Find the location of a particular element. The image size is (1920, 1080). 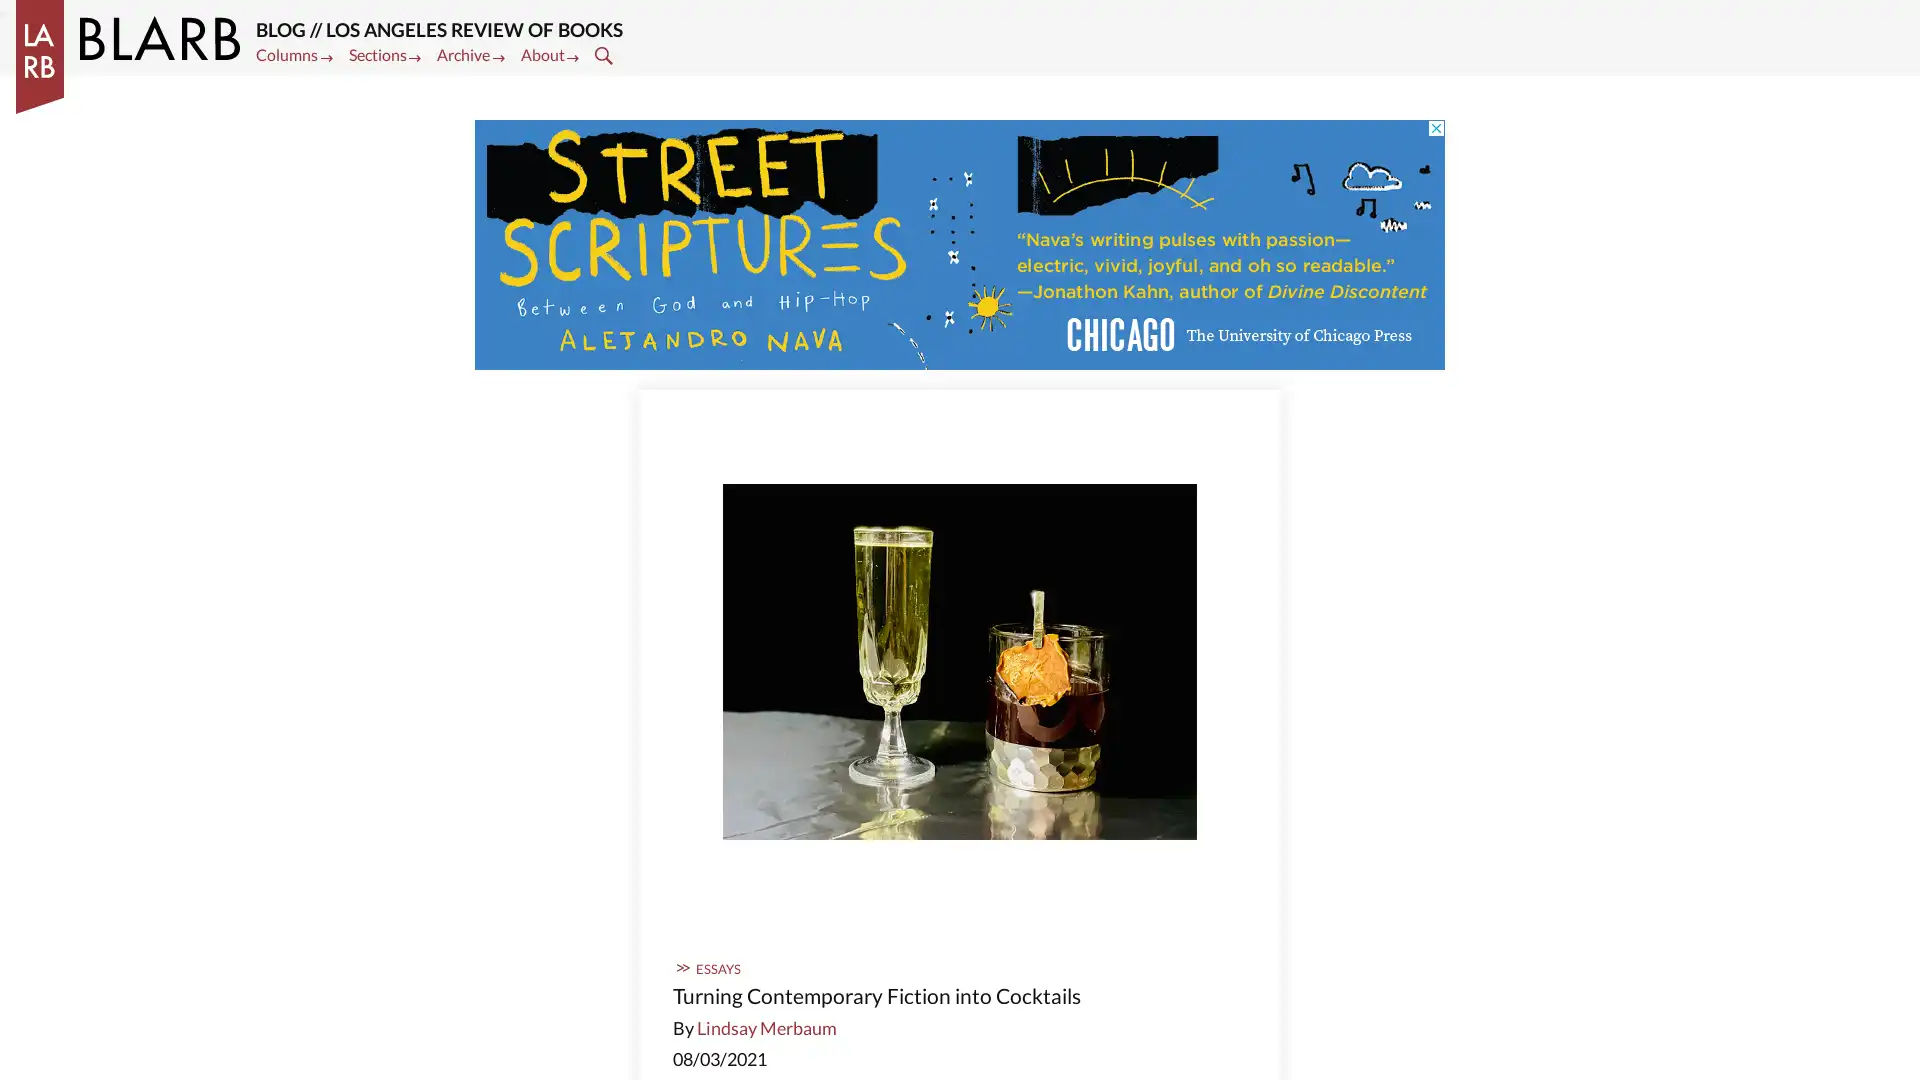

Submit is located at coordinates (605, 53).